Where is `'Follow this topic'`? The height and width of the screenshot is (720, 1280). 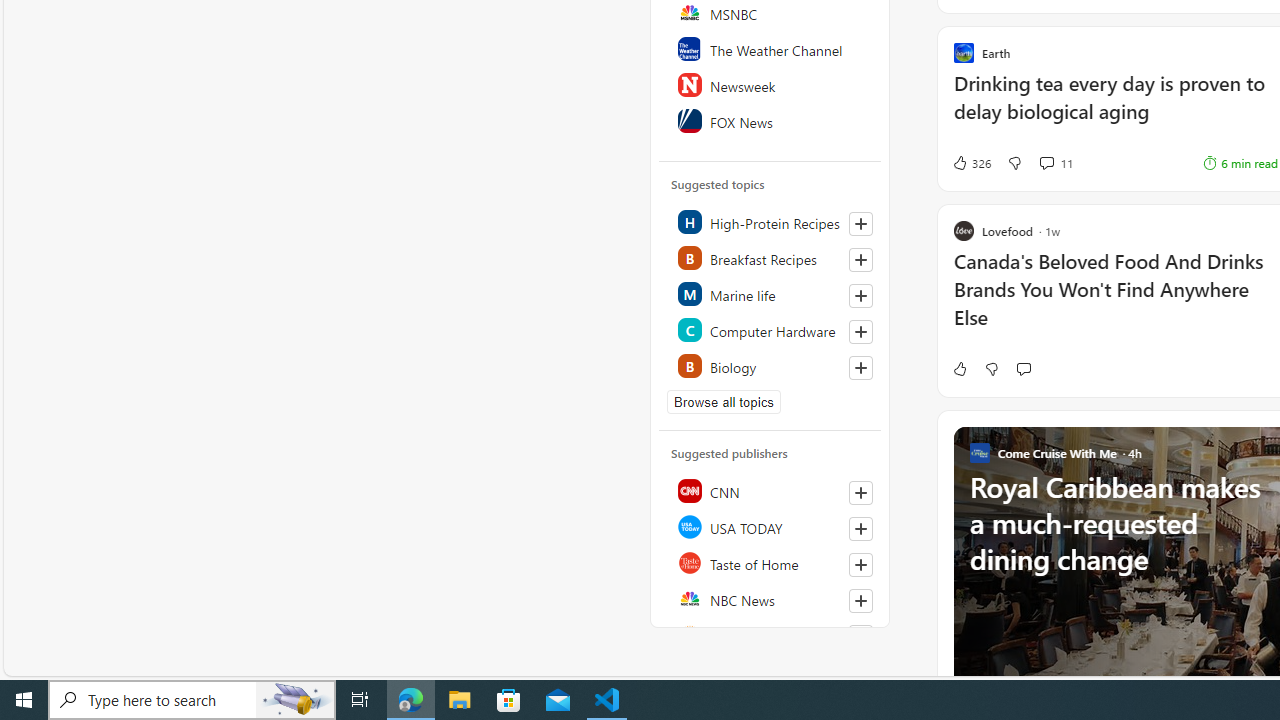 'Follow this topic' is located at coordinates (860, 367).